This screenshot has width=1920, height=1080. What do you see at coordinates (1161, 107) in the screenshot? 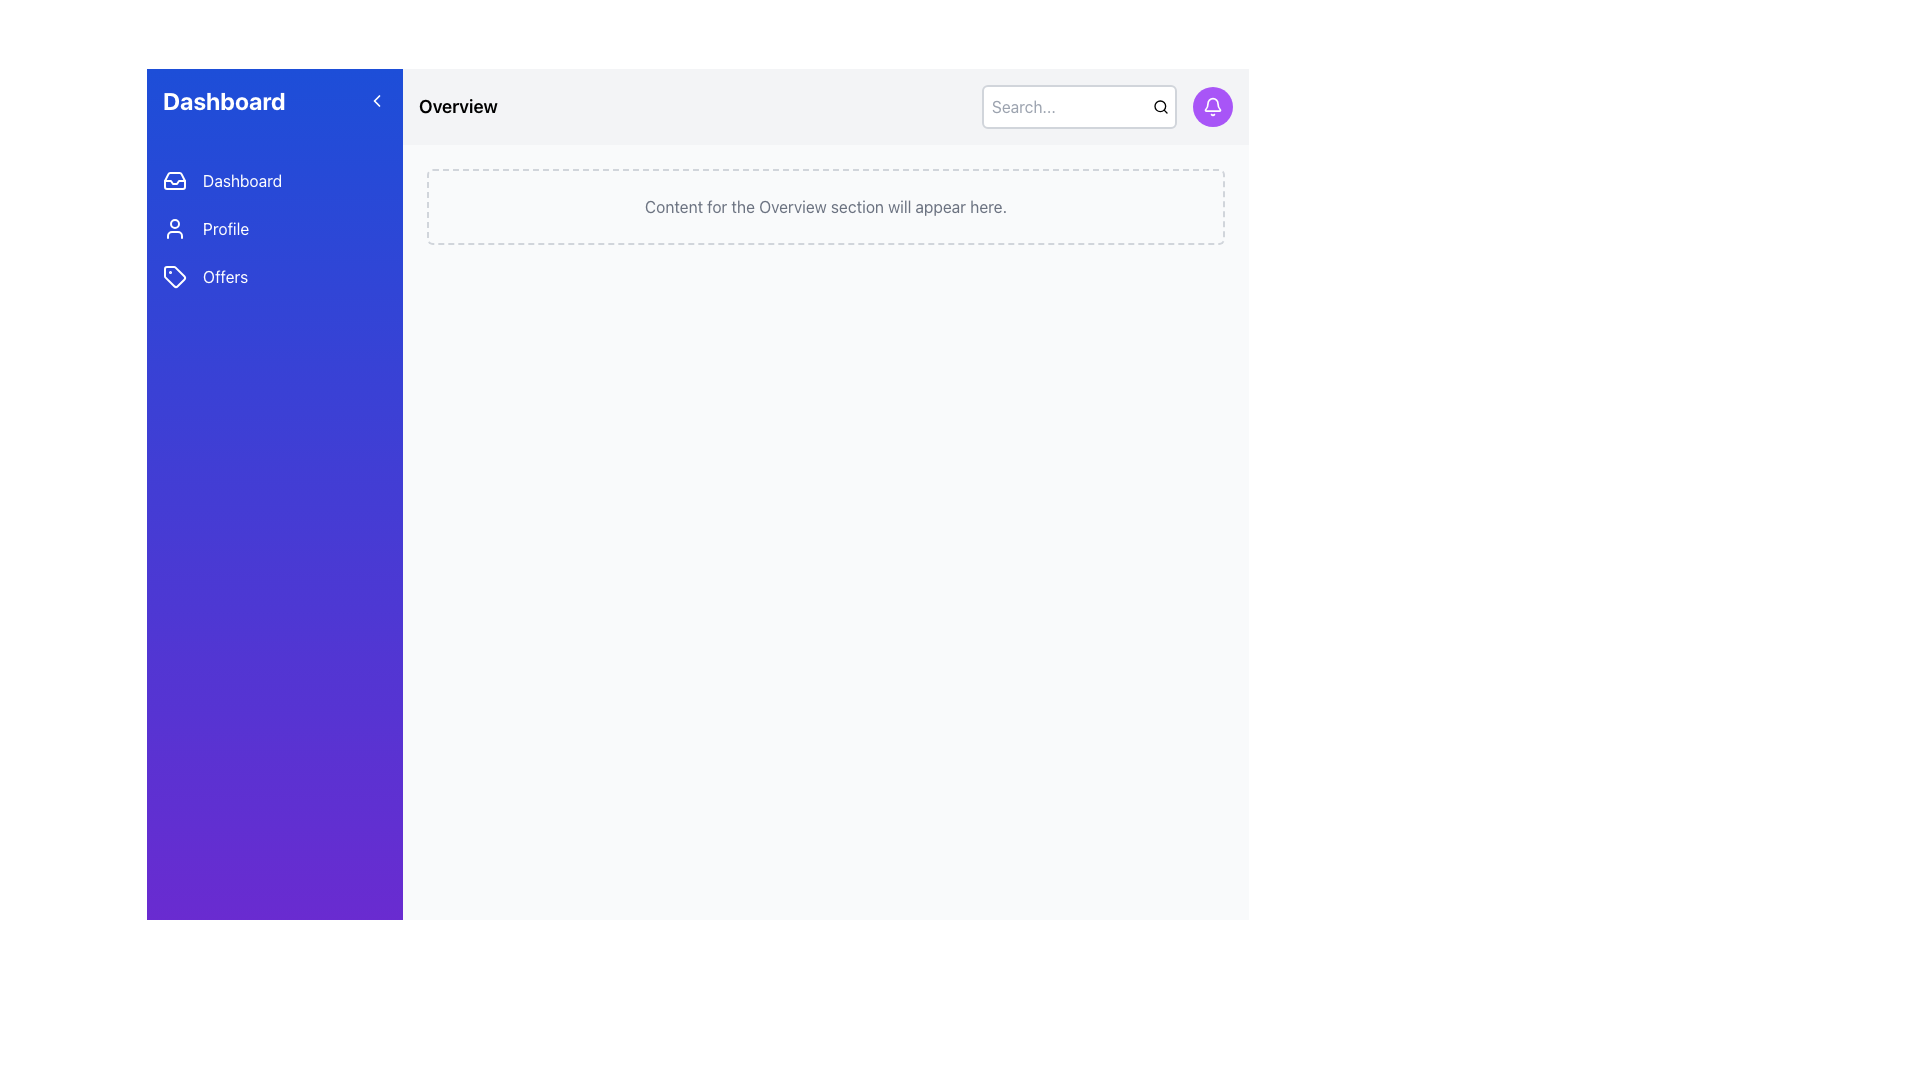
I see `the small black magnifying glass icon located at the right edge of the 'Search...' input field in the upper-right area of the interface` at bounding box center [1161, 107].